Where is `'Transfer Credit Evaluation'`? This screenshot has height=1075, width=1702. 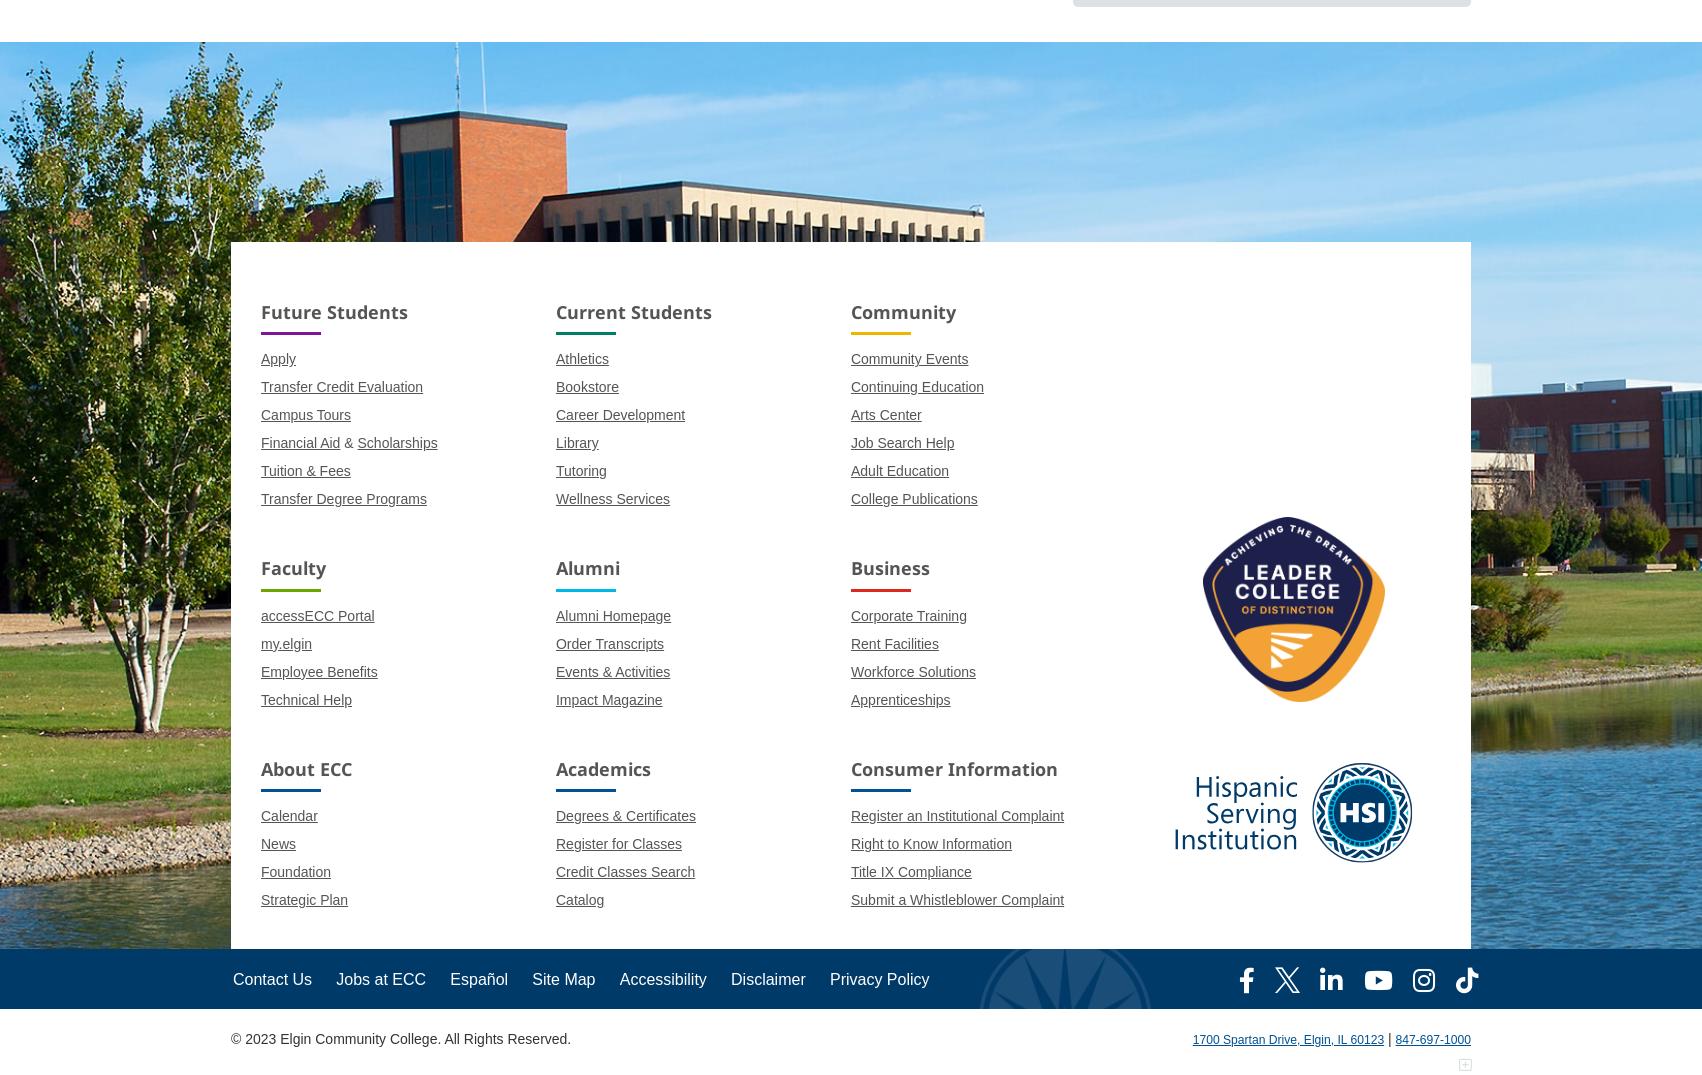 'Transfer Credit Evaluation' is located at coordinates (341, 387).